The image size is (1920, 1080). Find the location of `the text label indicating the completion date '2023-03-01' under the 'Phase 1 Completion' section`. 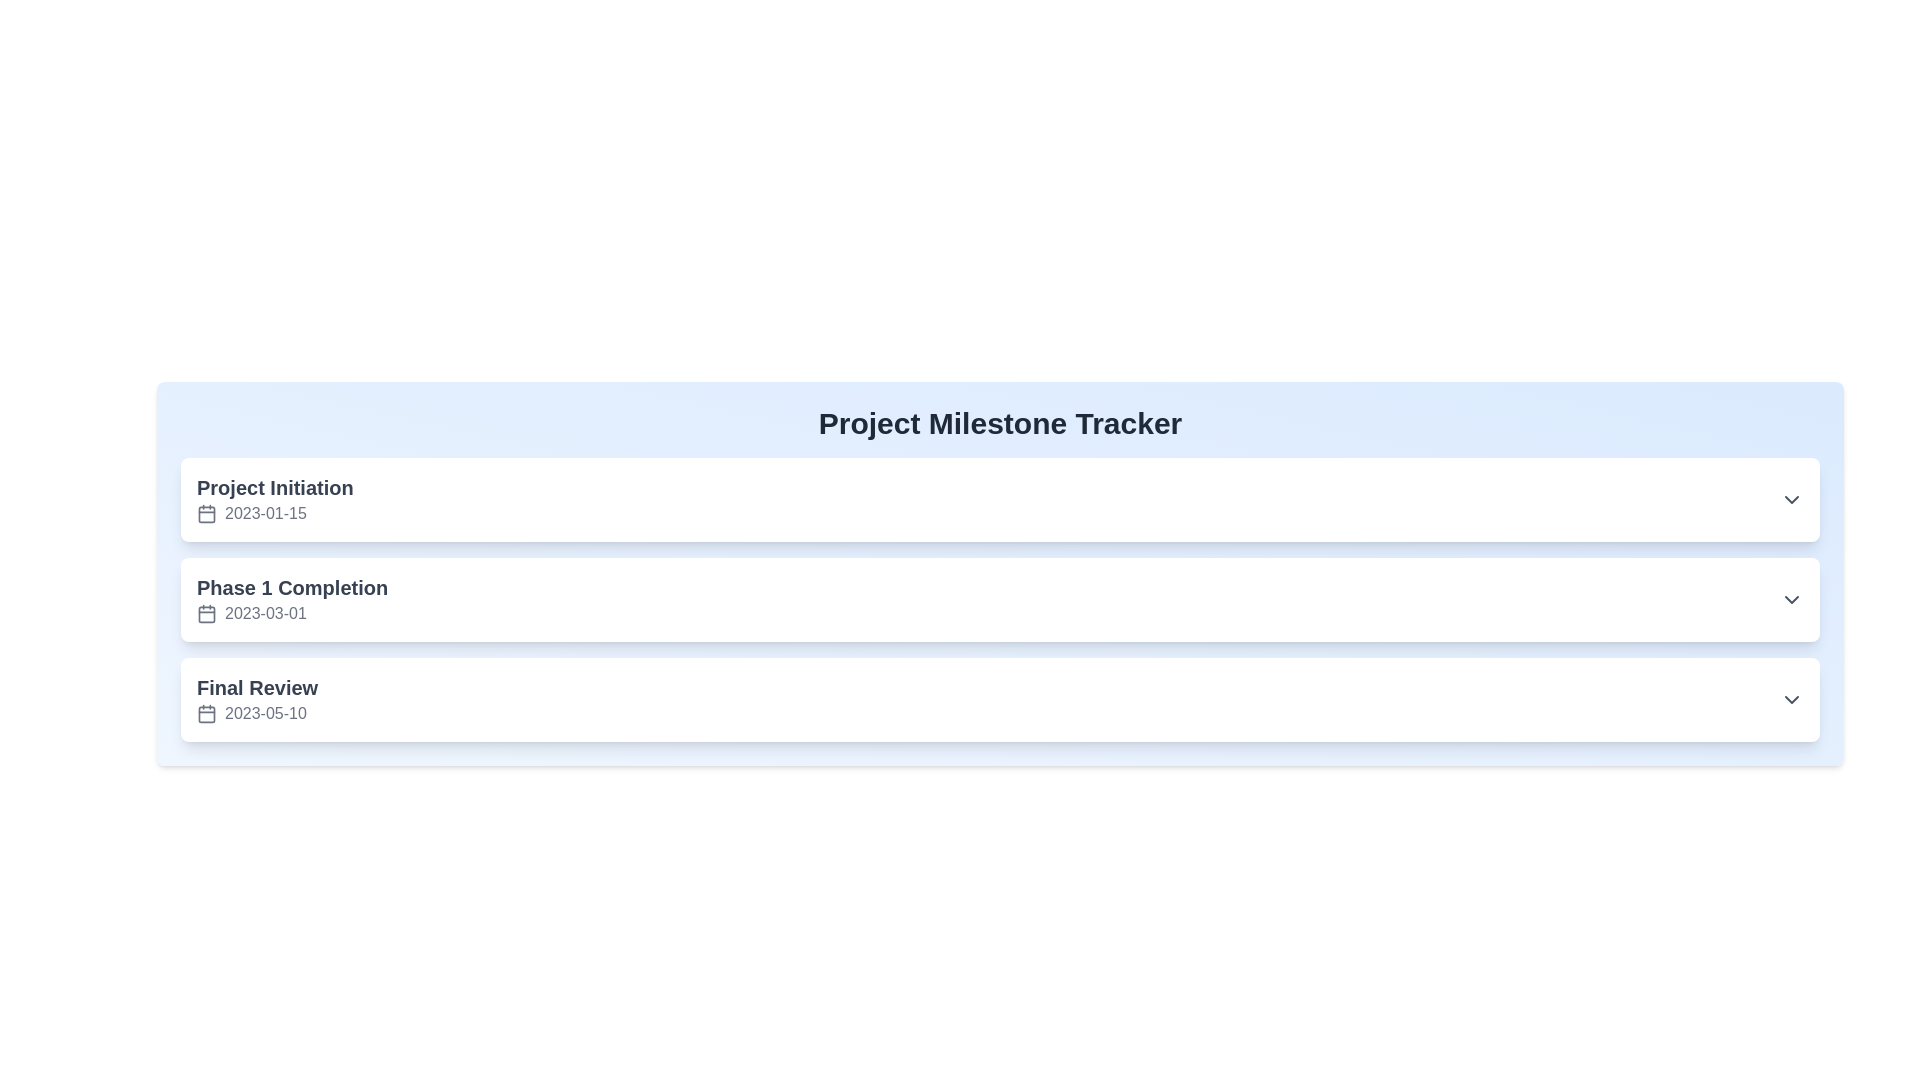

the text label indicating the completion date '2023-03-01' under the 'Phase 1 Completion' section is located at coordinates (291, 612).